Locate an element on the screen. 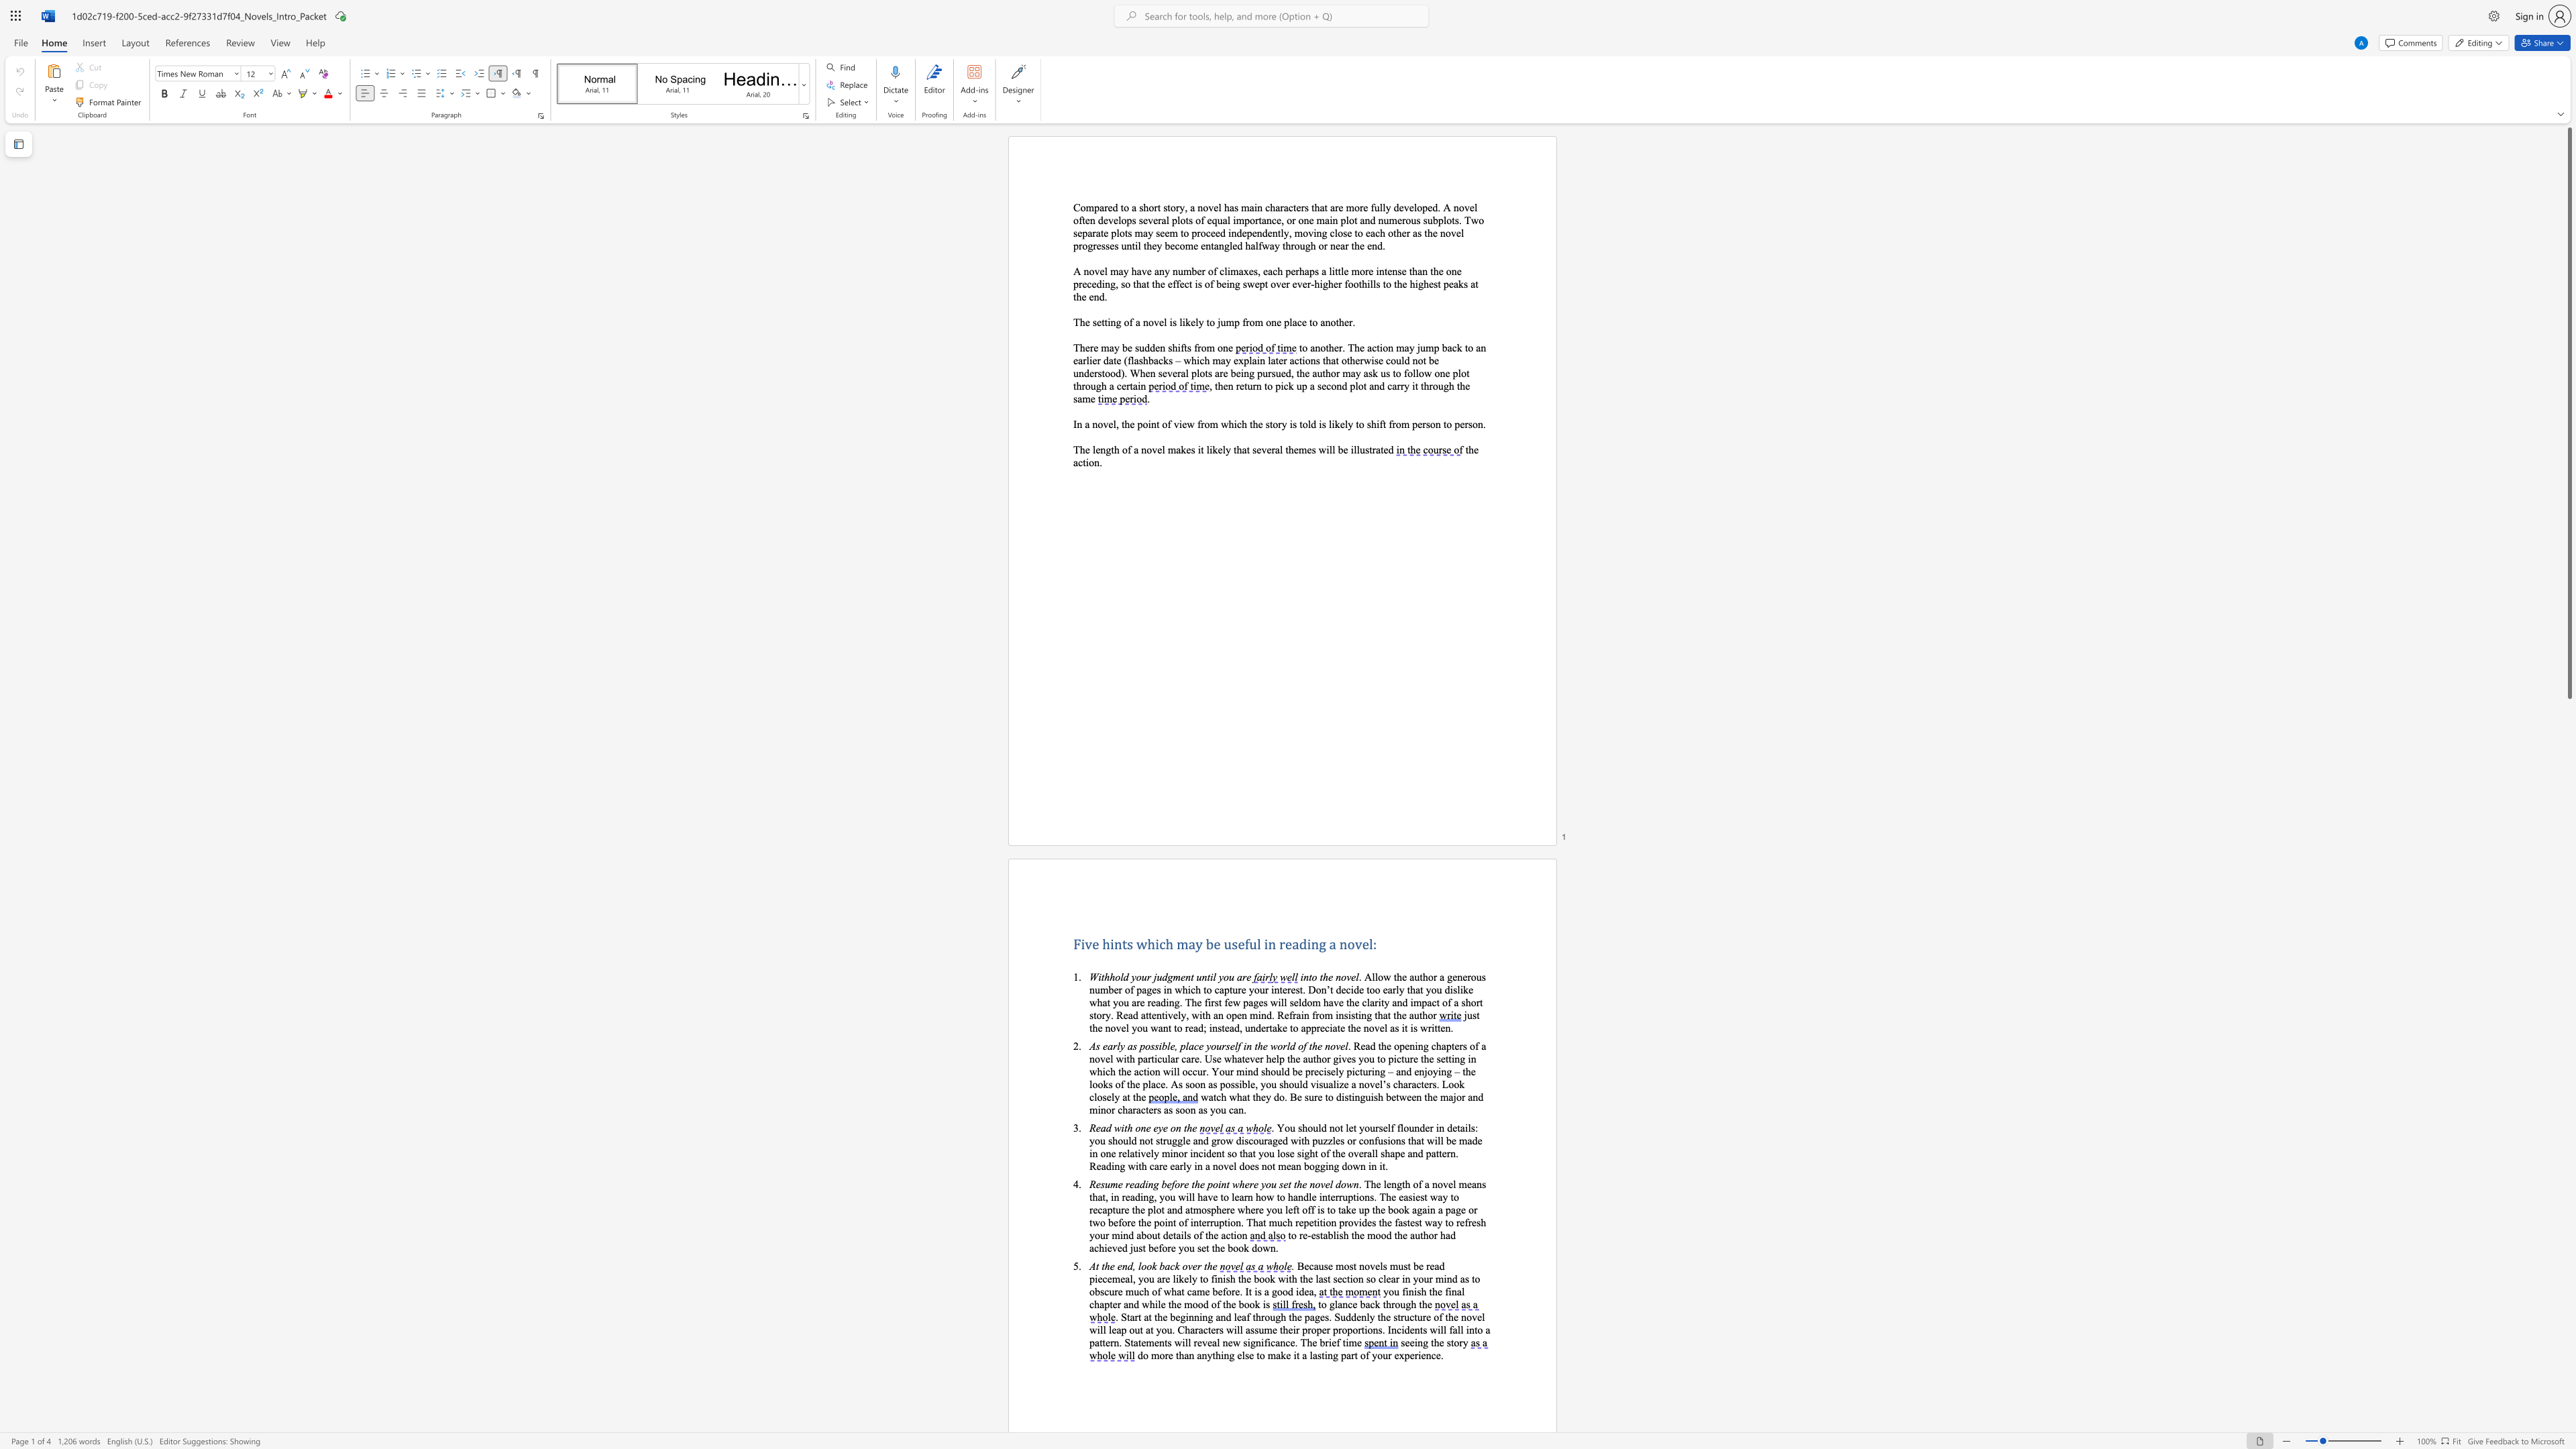 The image size is (2576, 1449). the 2th character "p" in the text is located at coordinates (1304, 386).